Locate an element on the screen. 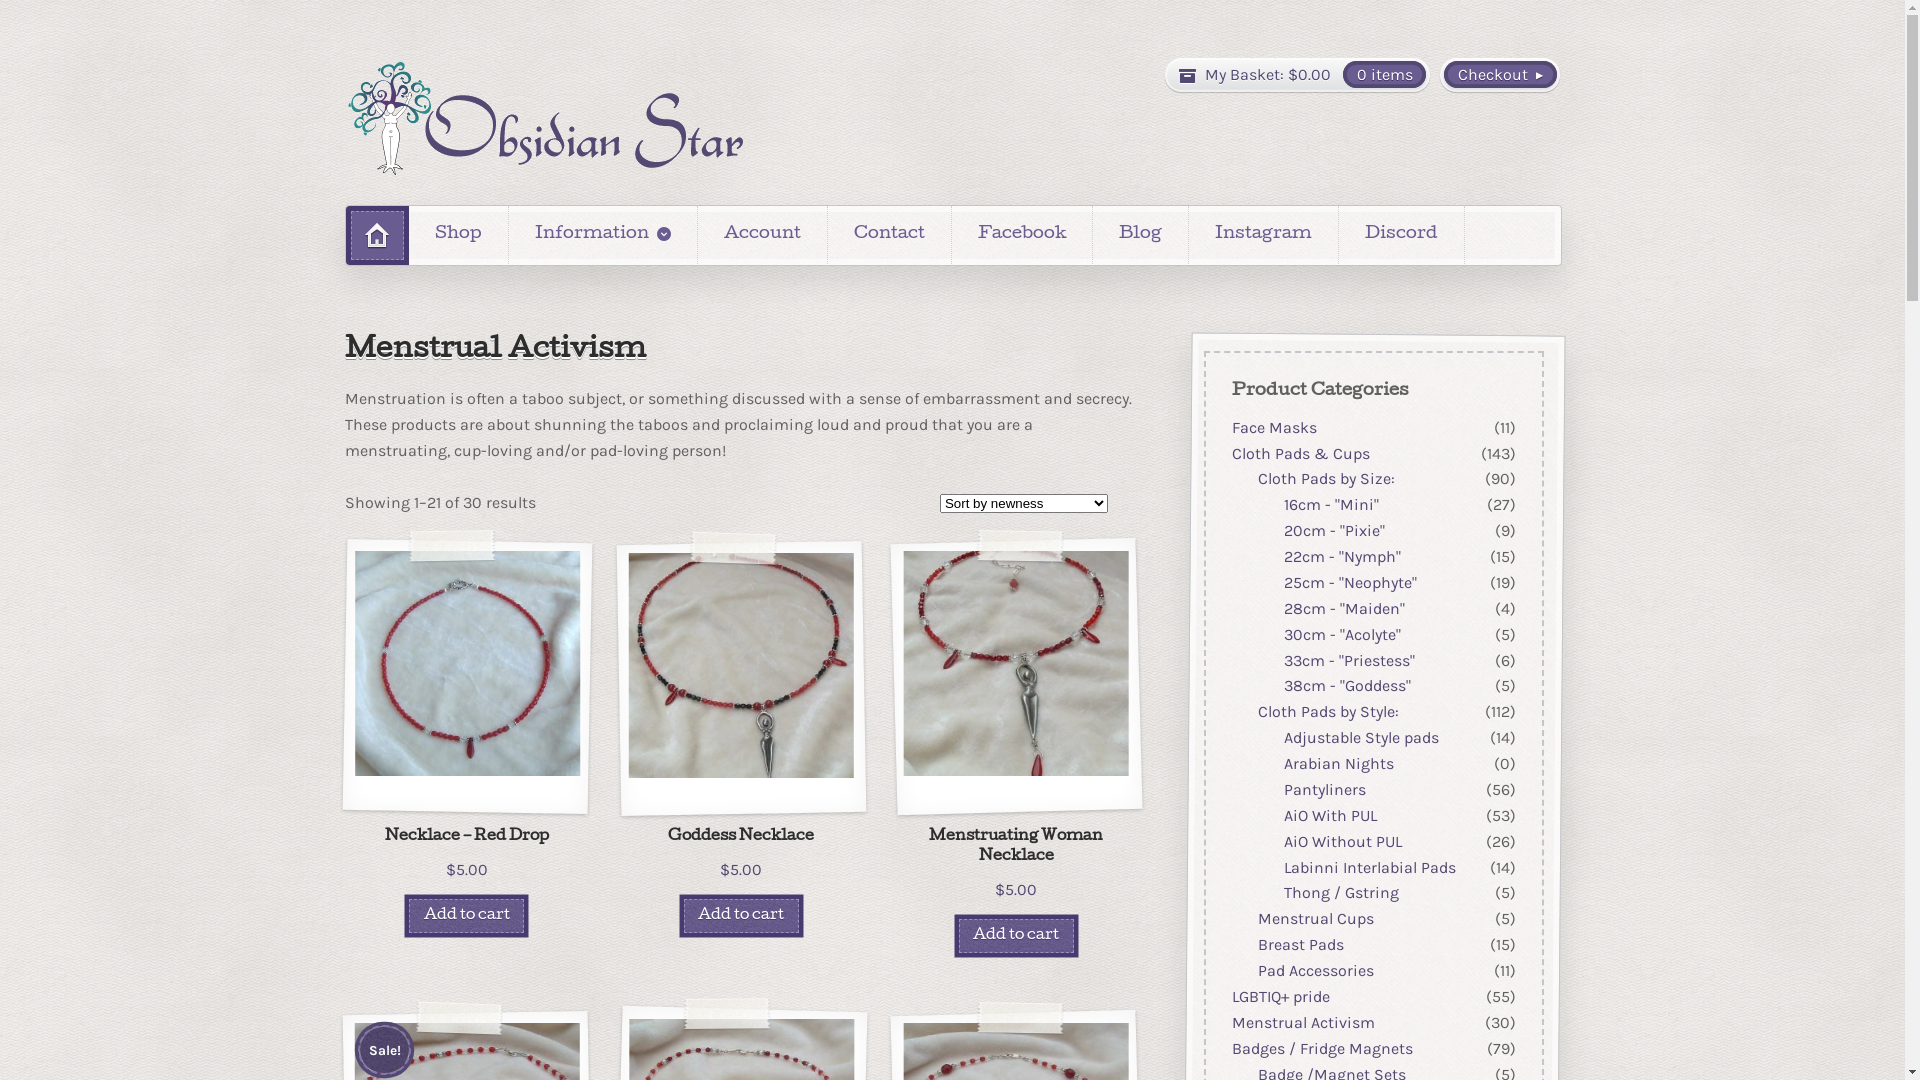  'Thong / Gstring' is located at coordinates (1340, 892).